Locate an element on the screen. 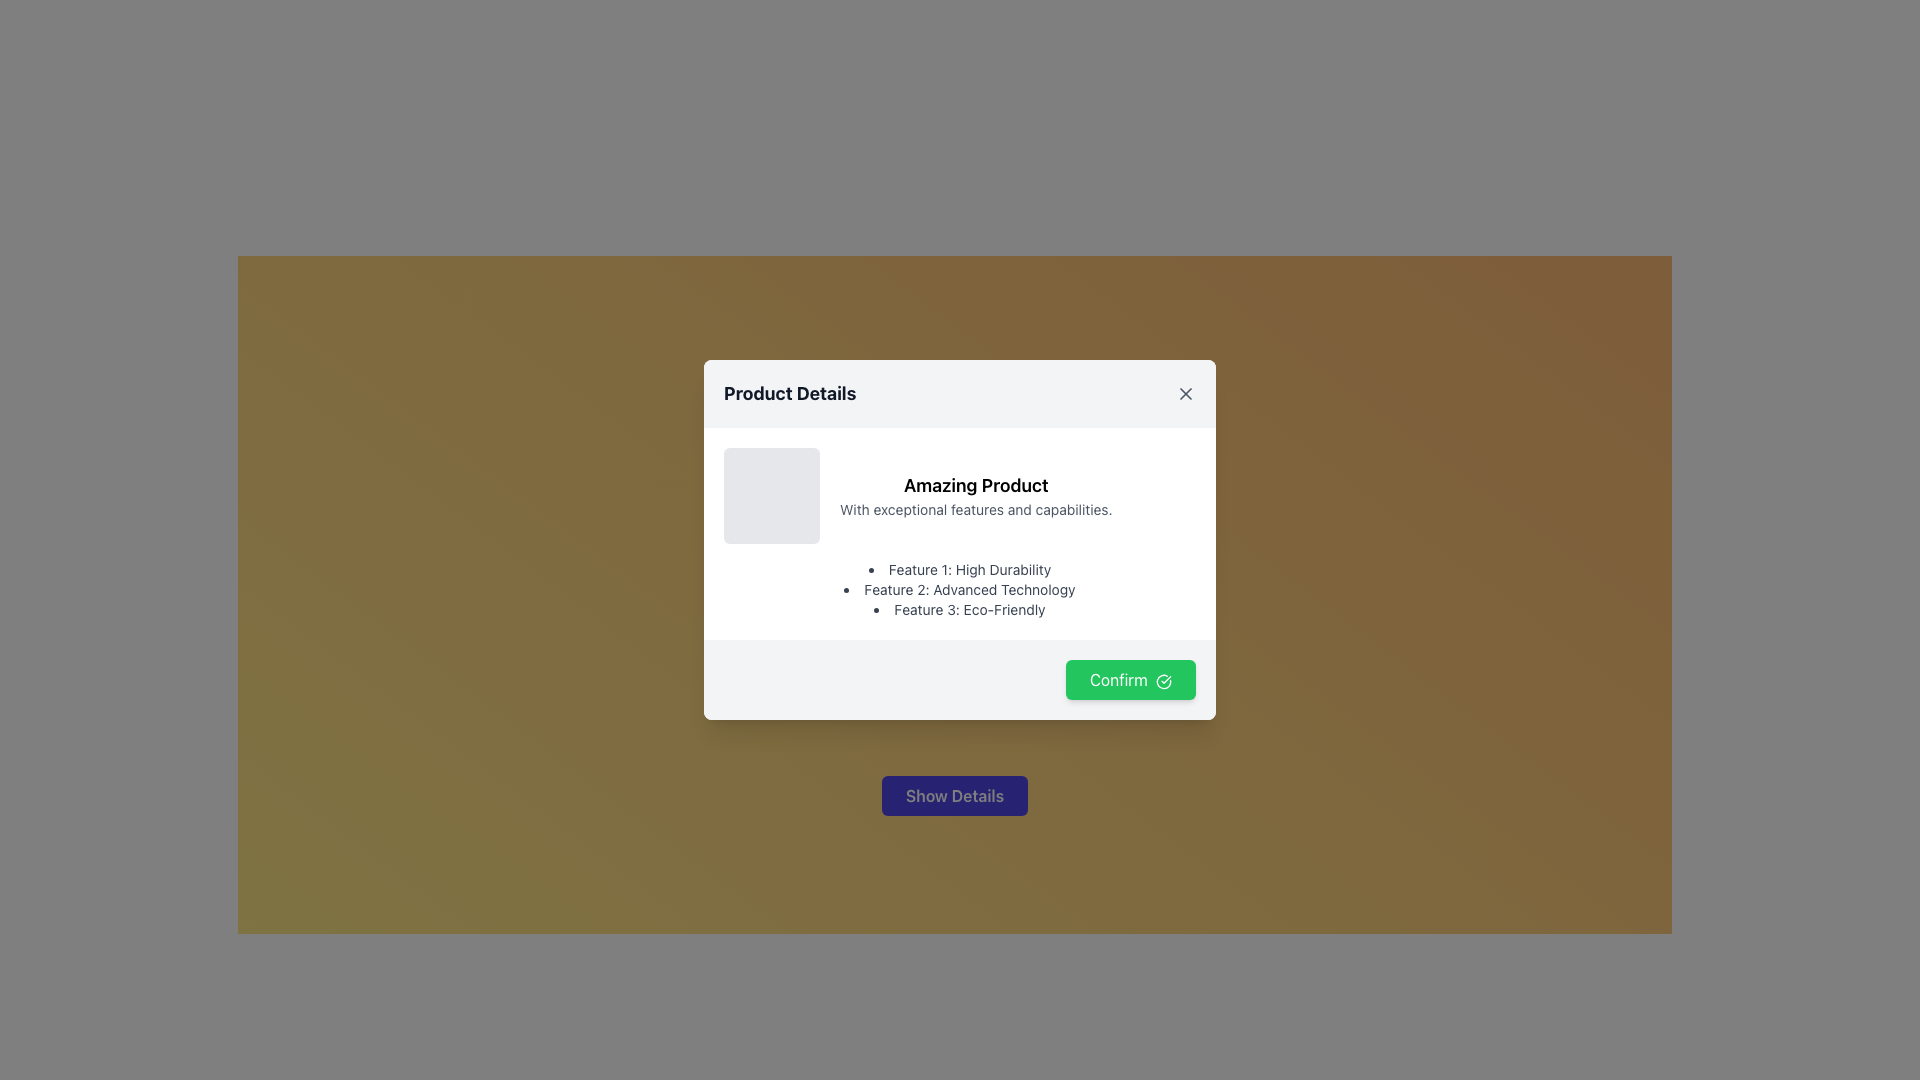 The height and width of the screenshot is (1080, 1920). the bulleted list of product features located within the modal dialog beneath the 'Amazing Product' title is located at coordinates (960, 589).